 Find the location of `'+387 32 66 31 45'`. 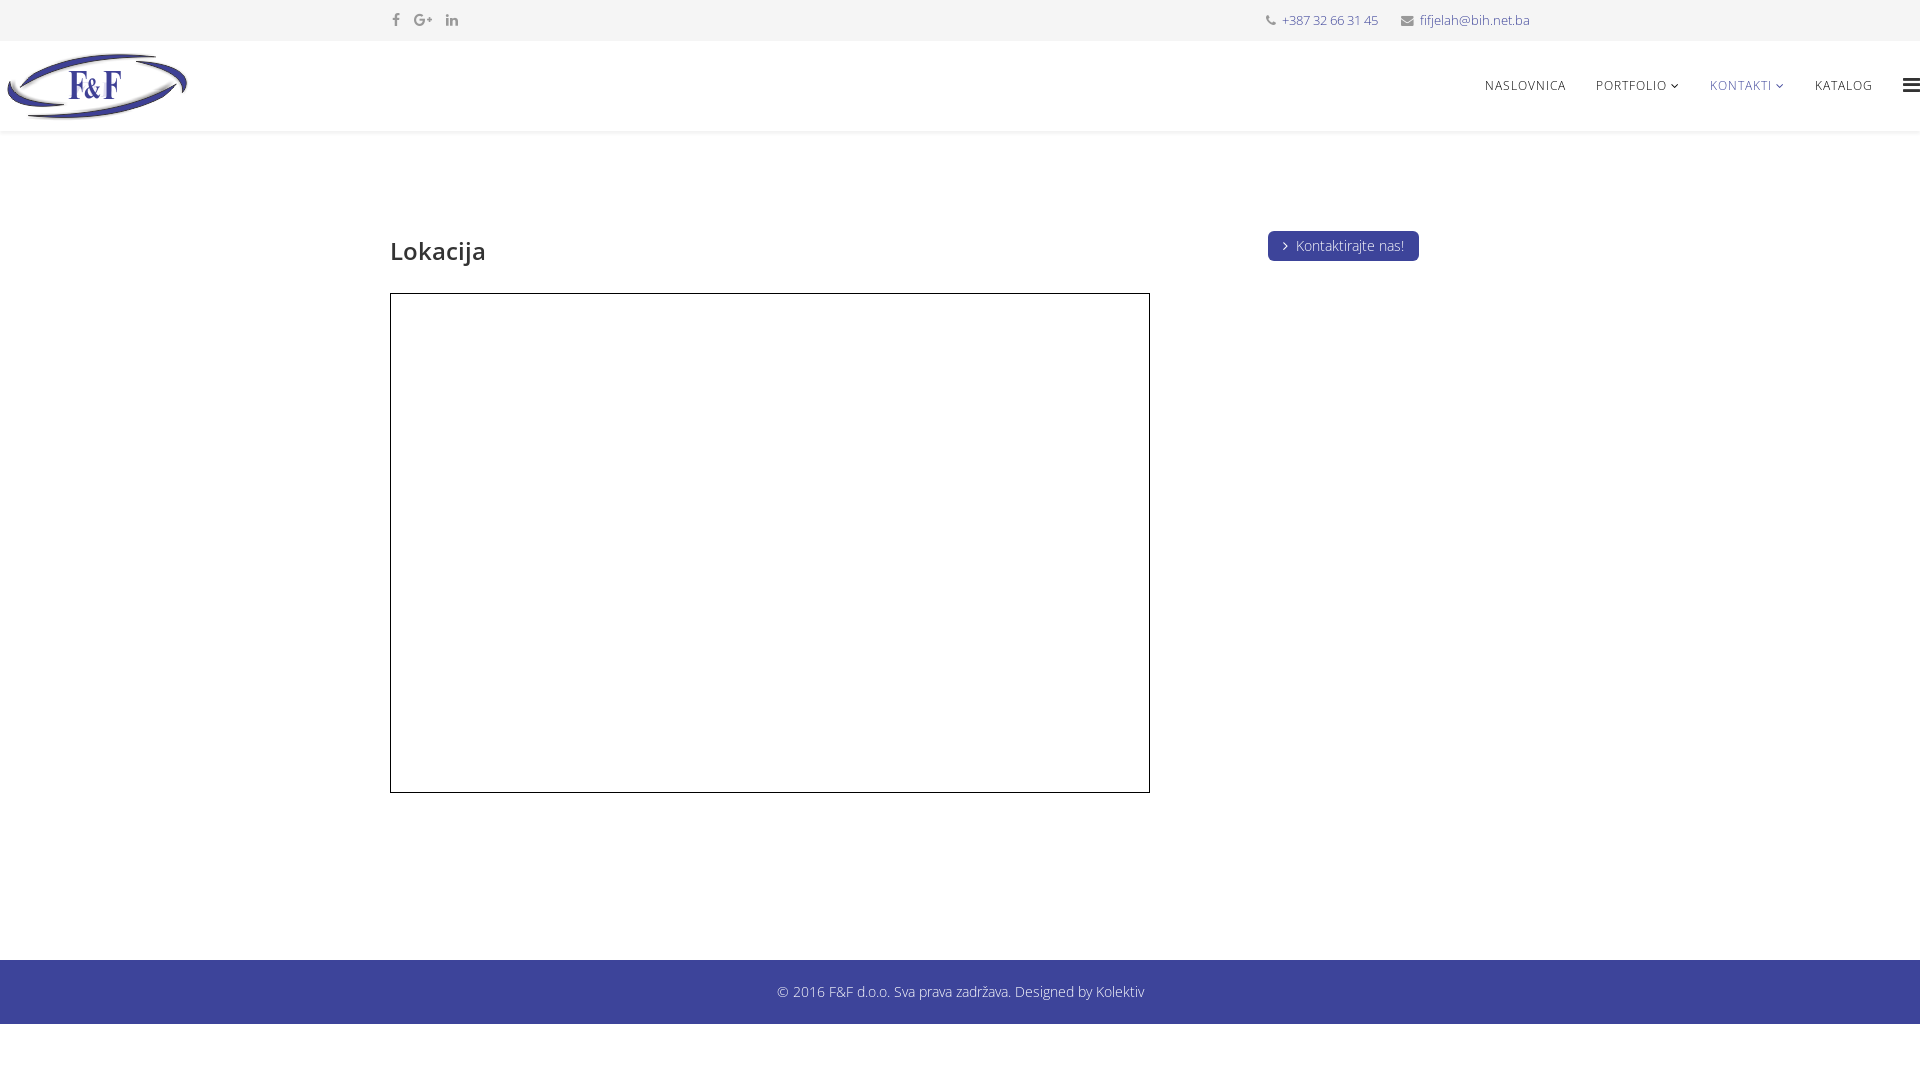

'+387 32 66 31 45' is located at coordinates (1329, 20).